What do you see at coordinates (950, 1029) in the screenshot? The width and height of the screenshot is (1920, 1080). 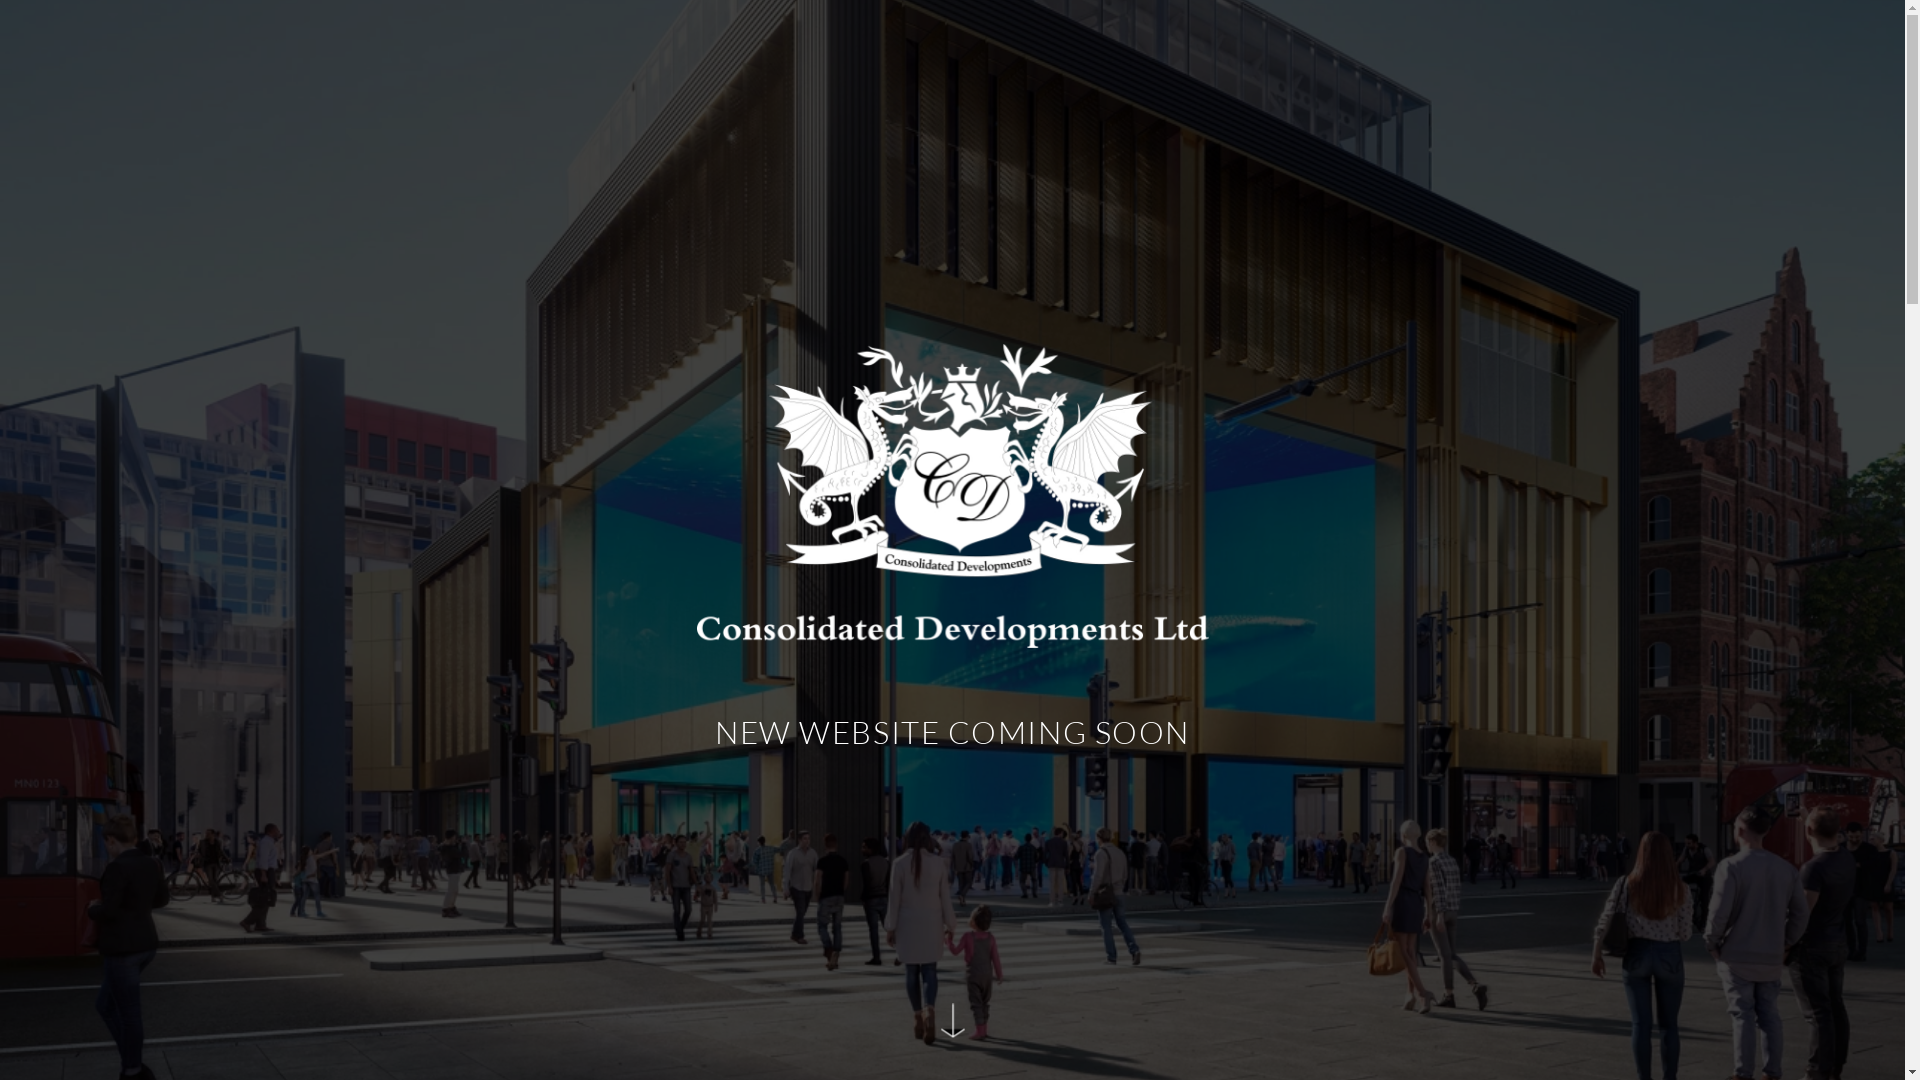 I see `'Scroll down to content'` at bounding box center [950, 1029].